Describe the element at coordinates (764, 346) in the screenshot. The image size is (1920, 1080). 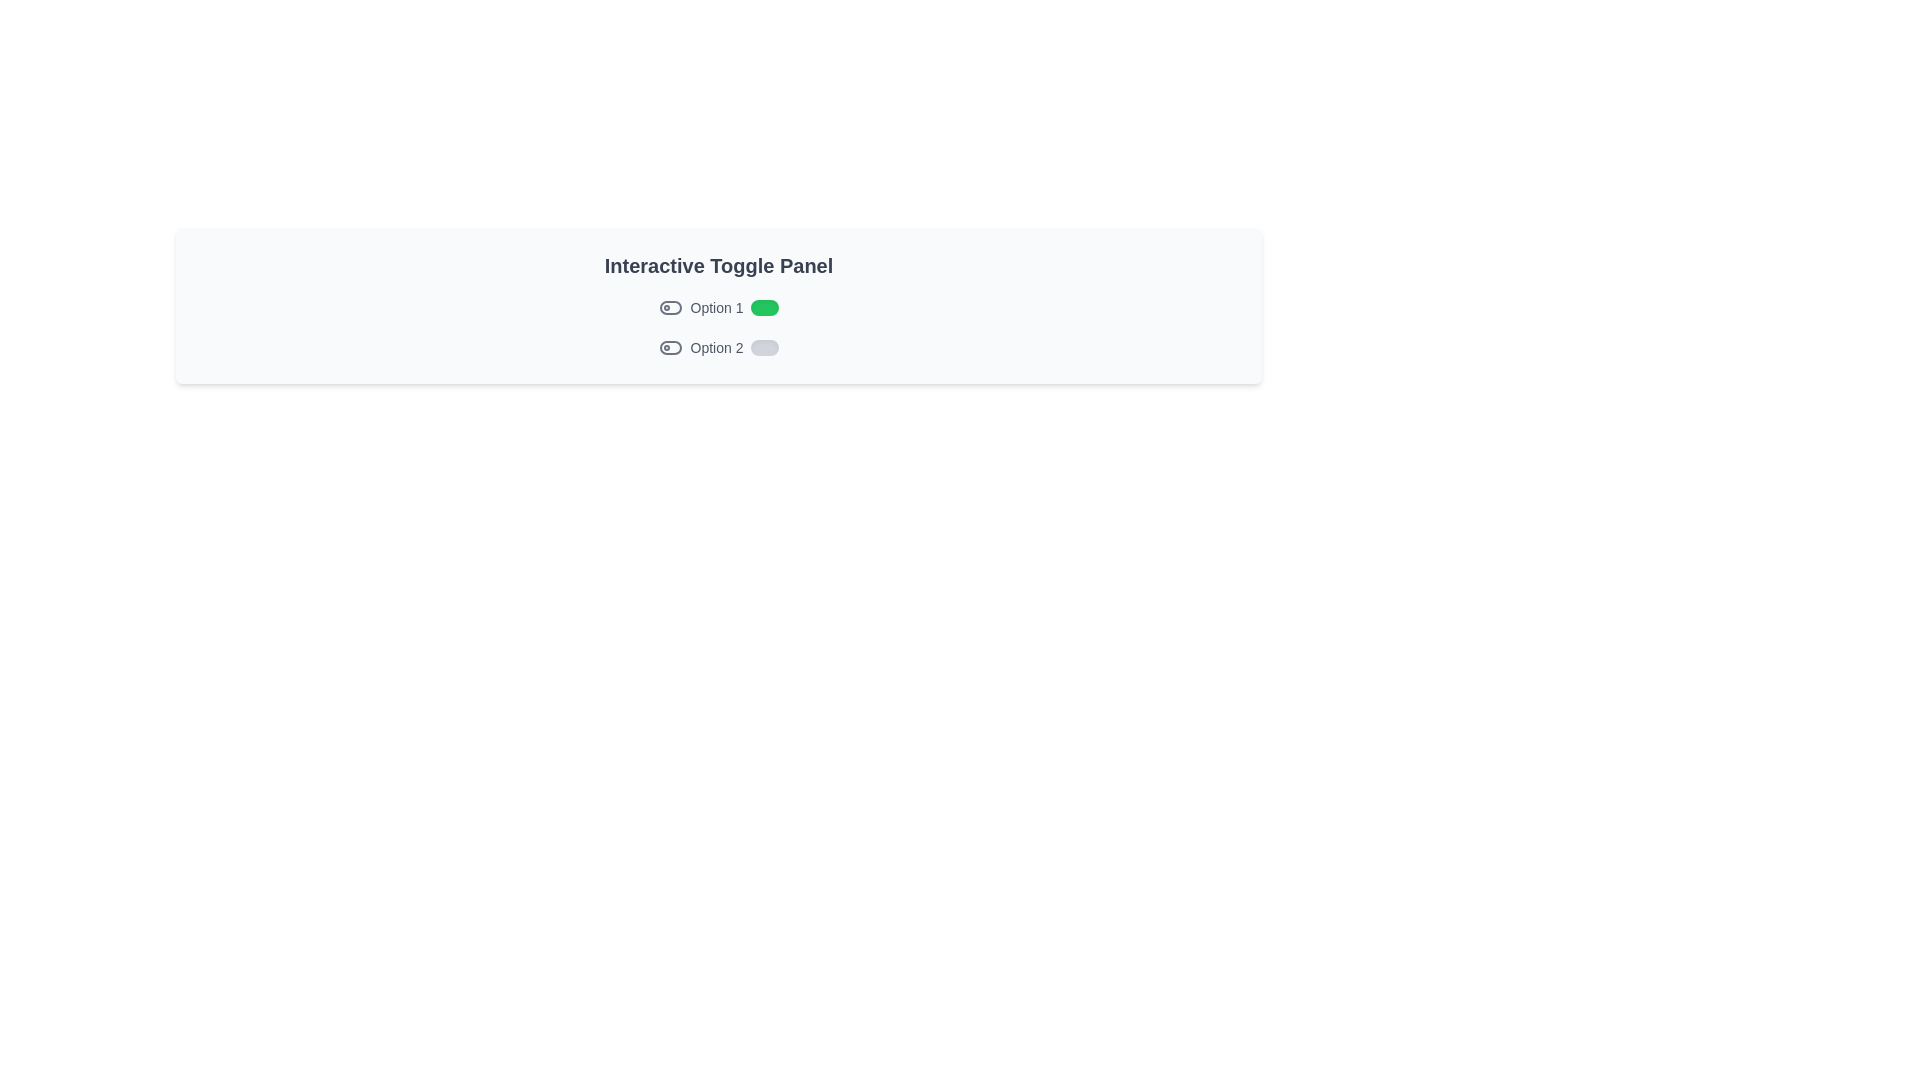
I see `the second switch labeled 'Option 2' to toggle it` at that location.